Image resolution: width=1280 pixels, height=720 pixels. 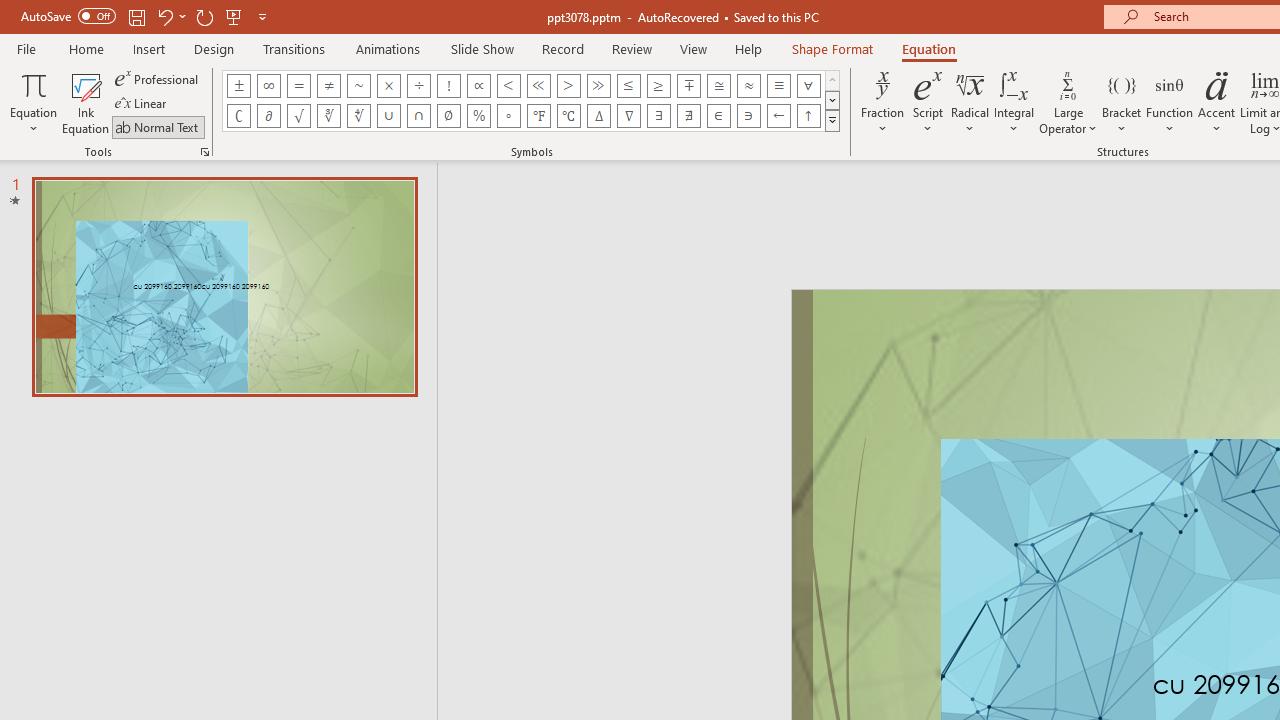 What do you see at coordinates (359, 115) in the screenshot?
I see `'Equation Symbol Fourth Root'` at bounding box center [359, 115].